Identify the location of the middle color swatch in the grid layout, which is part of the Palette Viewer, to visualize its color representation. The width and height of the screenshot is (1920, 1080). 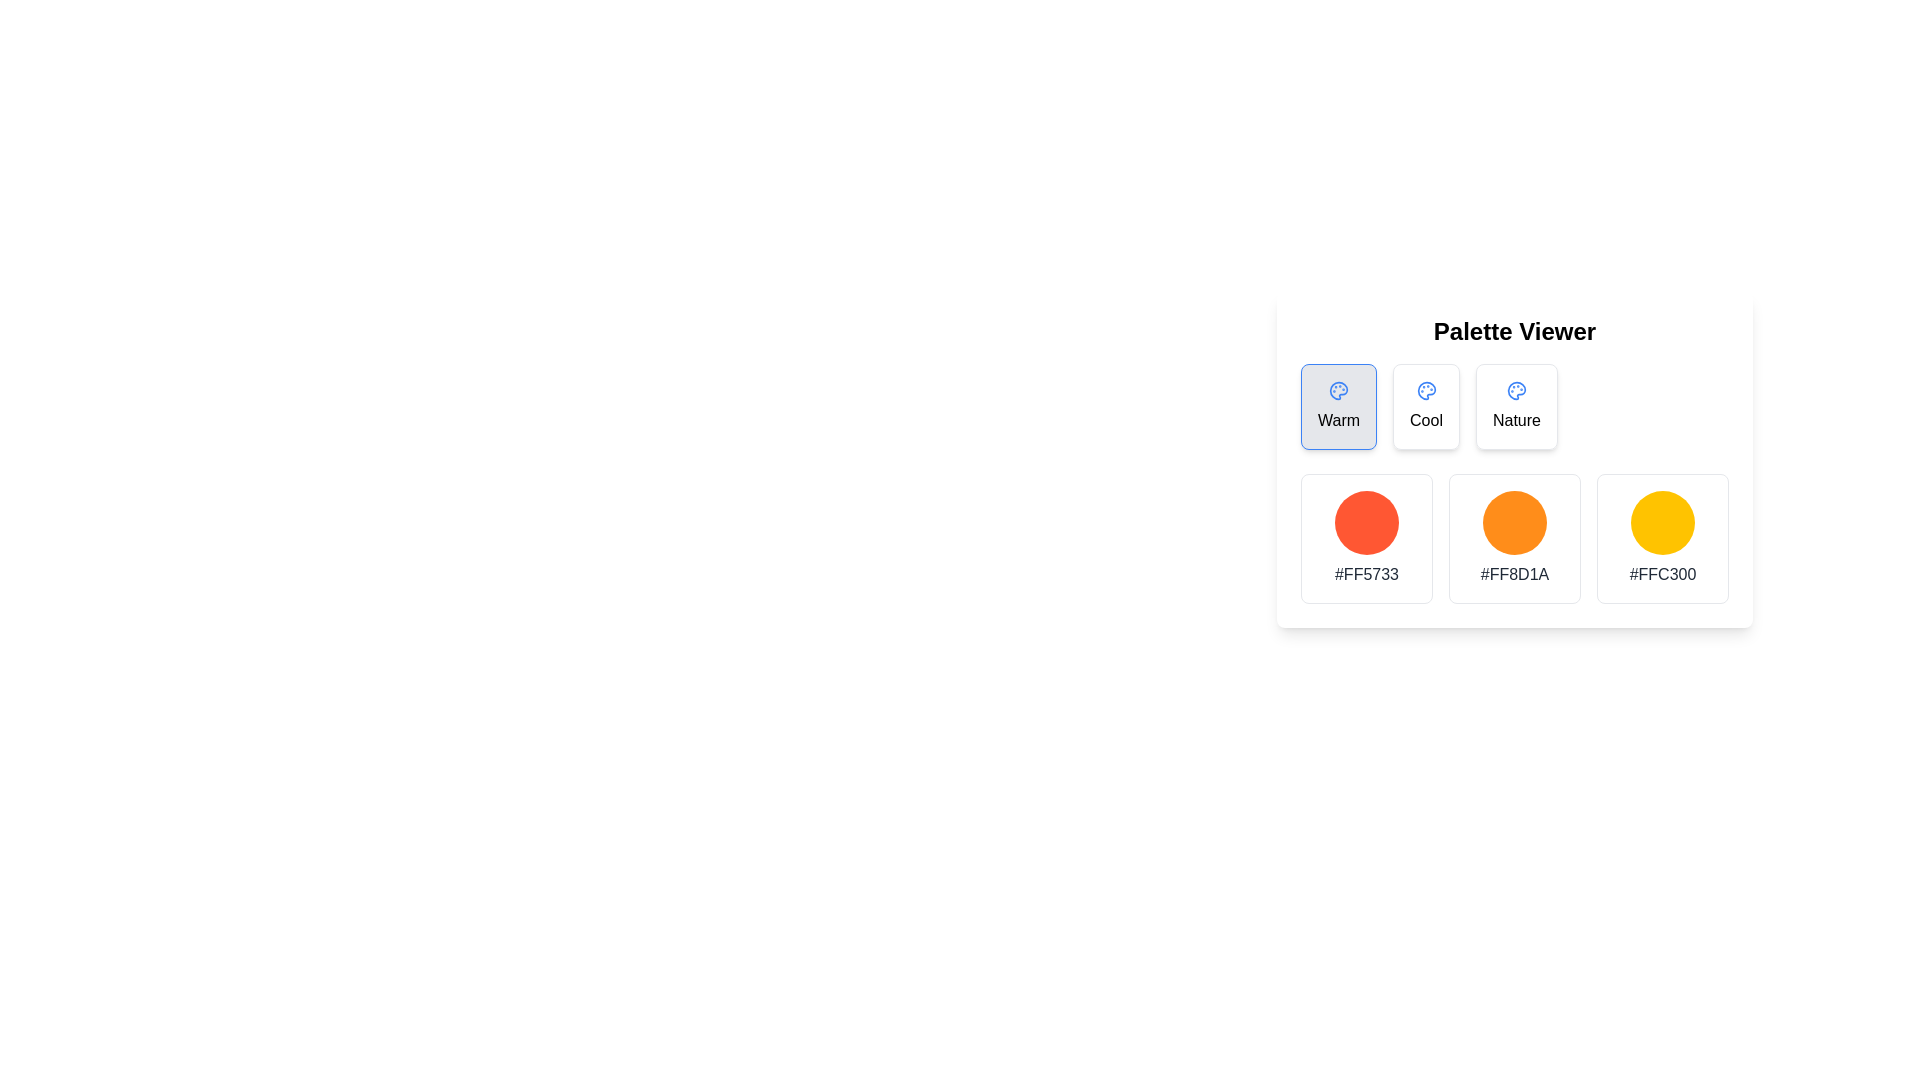
(1515, 538).